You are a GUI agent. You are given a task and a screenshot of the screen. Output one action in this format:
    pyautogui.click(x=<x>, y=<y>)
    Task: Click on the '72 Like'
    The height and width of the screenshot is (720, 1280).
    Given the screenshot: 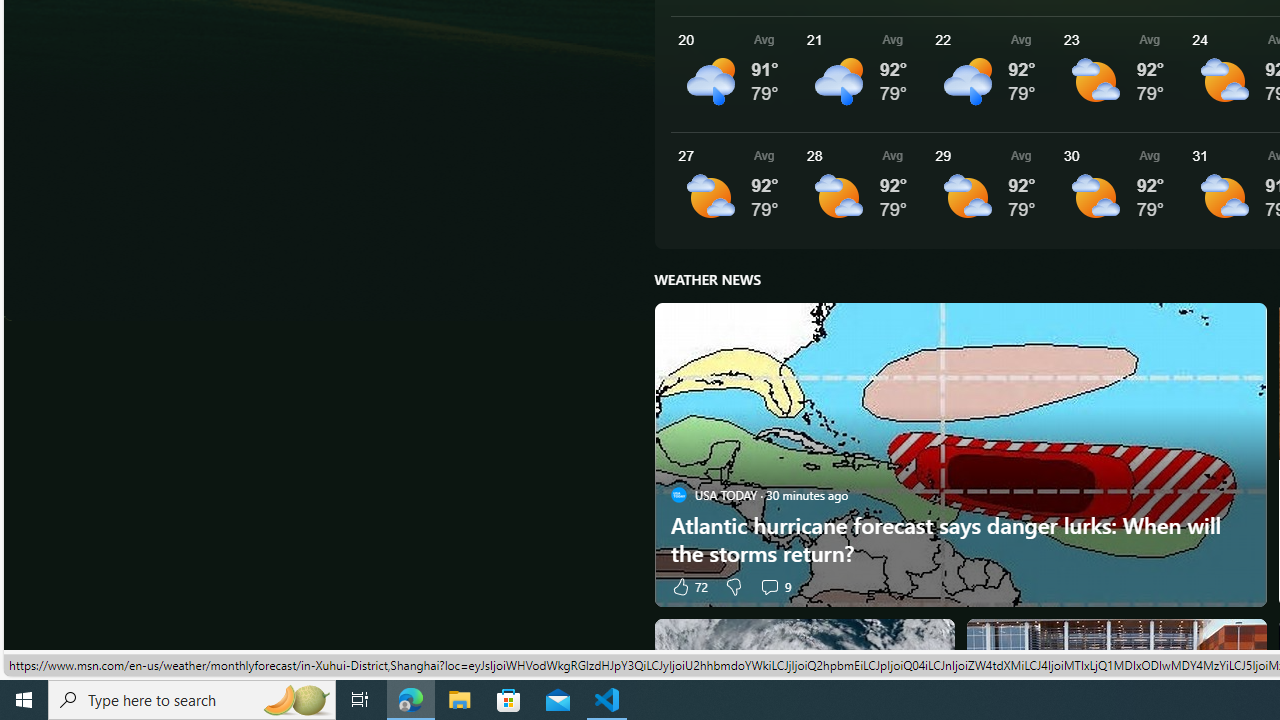 What is the action you would take?
    pyautogui.click(x=688, y=585)
    